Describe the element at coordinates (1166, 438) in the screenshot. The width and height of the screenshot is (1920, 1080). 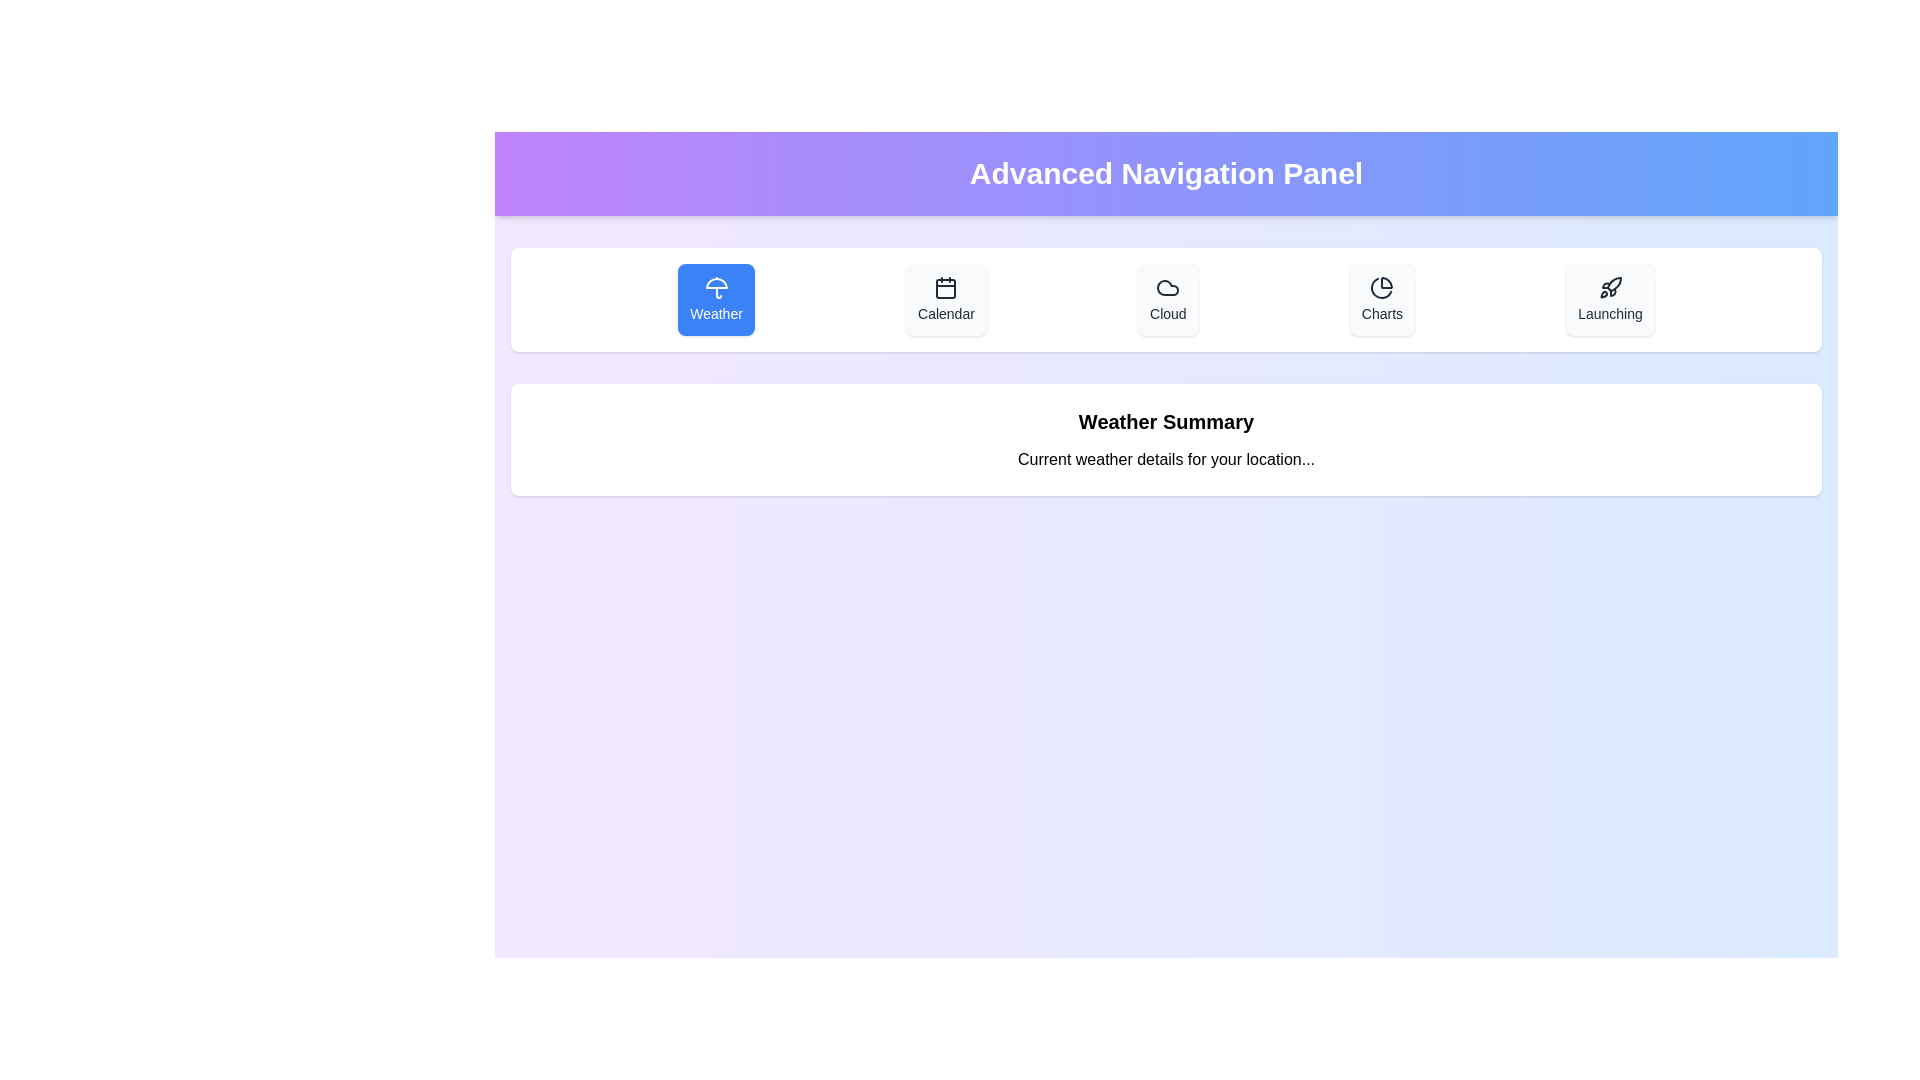
I see `the central text block that provides an overview of current weather conditions, located below the navigation bar` at that location.